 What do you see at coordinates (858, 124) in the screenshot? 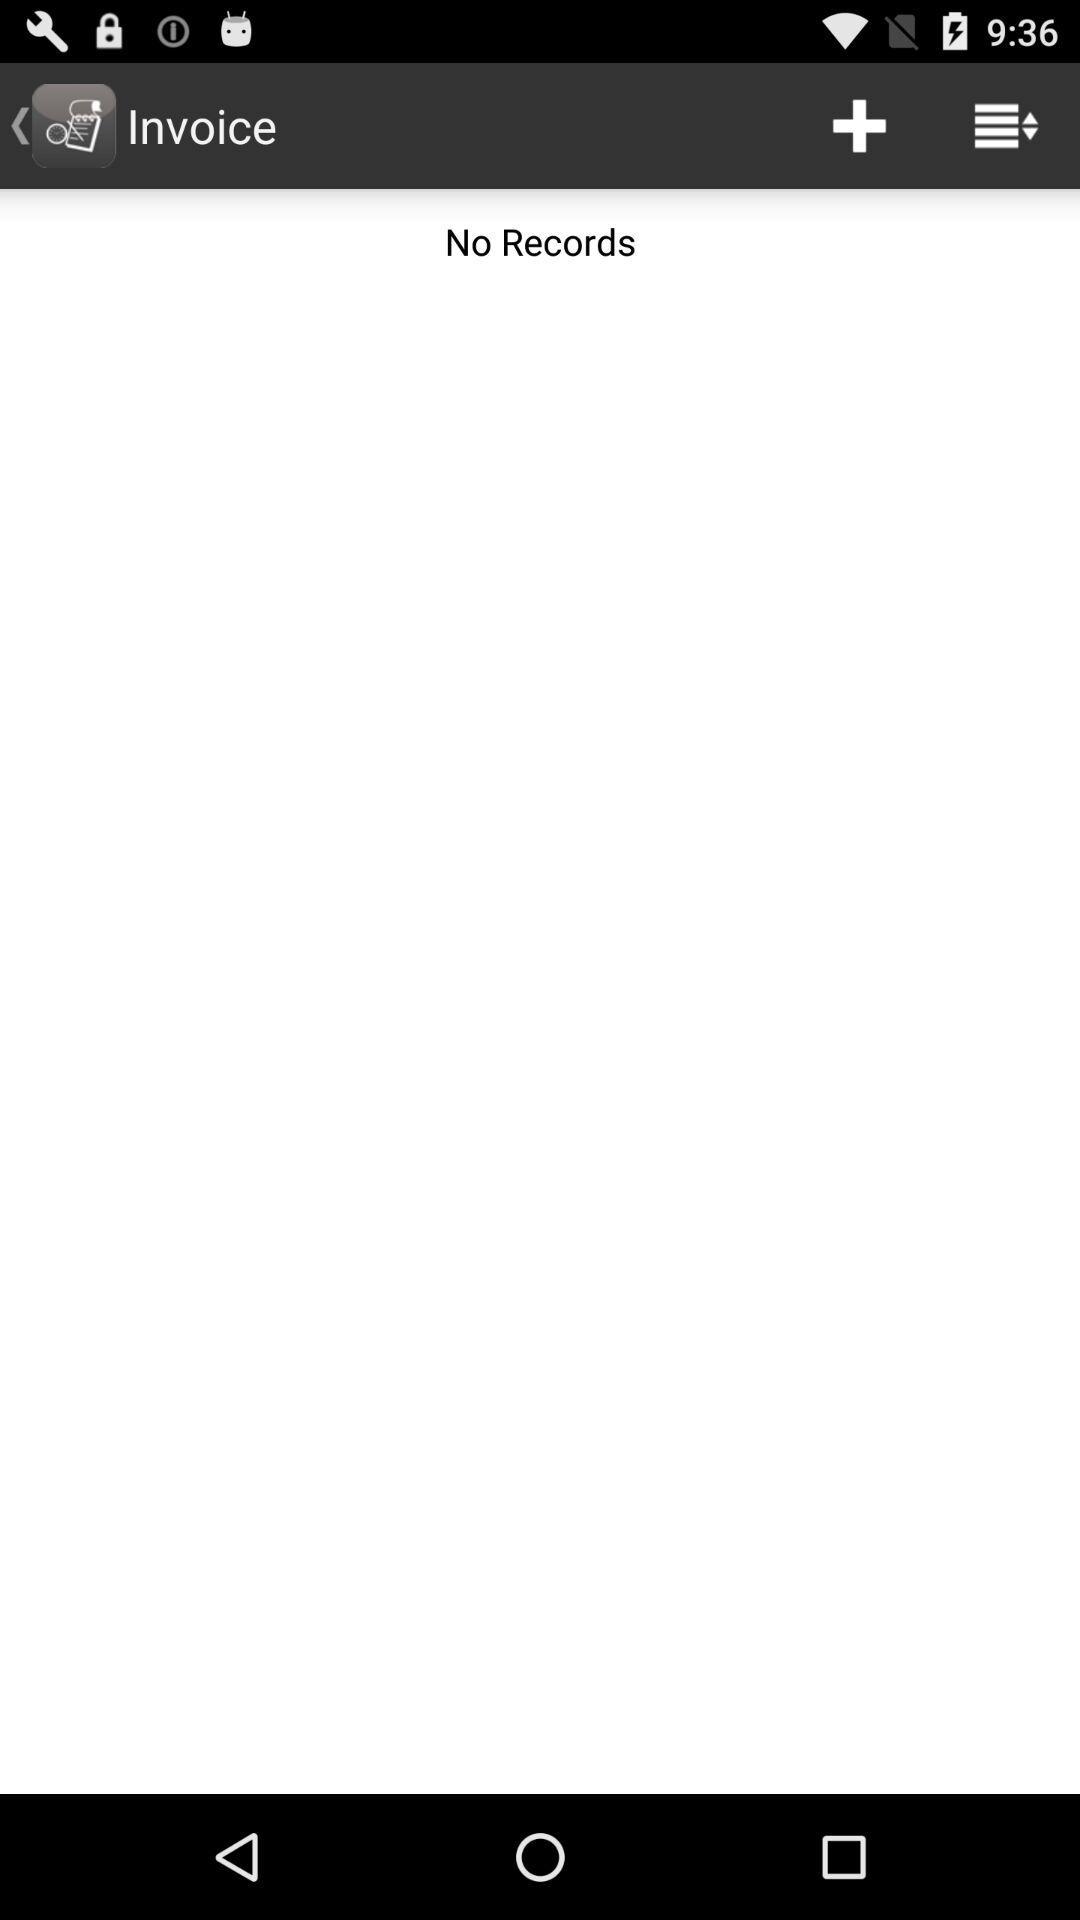
I see `the app above no records app` at bounding box center [858, 124].